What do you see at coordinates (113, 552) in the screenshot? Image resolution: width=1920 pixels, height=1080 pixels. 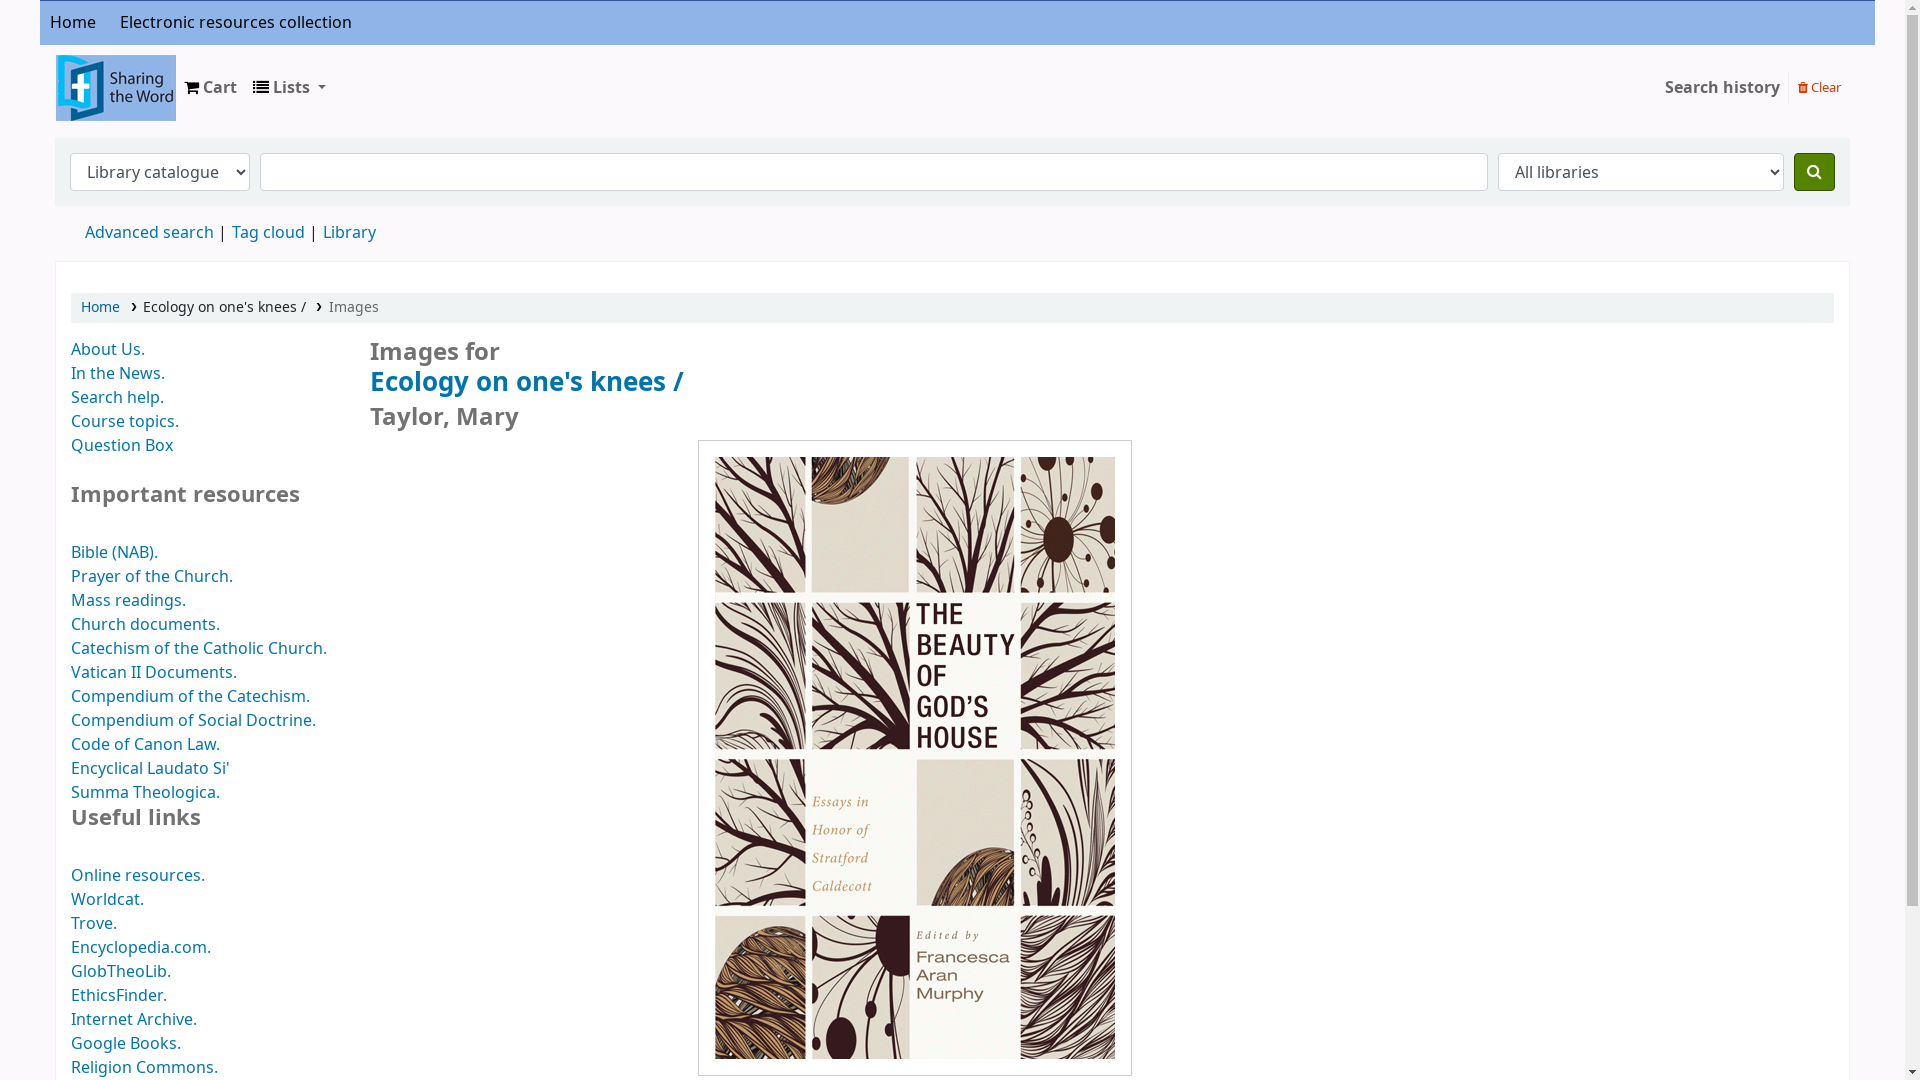 I see `'Bible (NAB).'` at bounding box center [113, 552].